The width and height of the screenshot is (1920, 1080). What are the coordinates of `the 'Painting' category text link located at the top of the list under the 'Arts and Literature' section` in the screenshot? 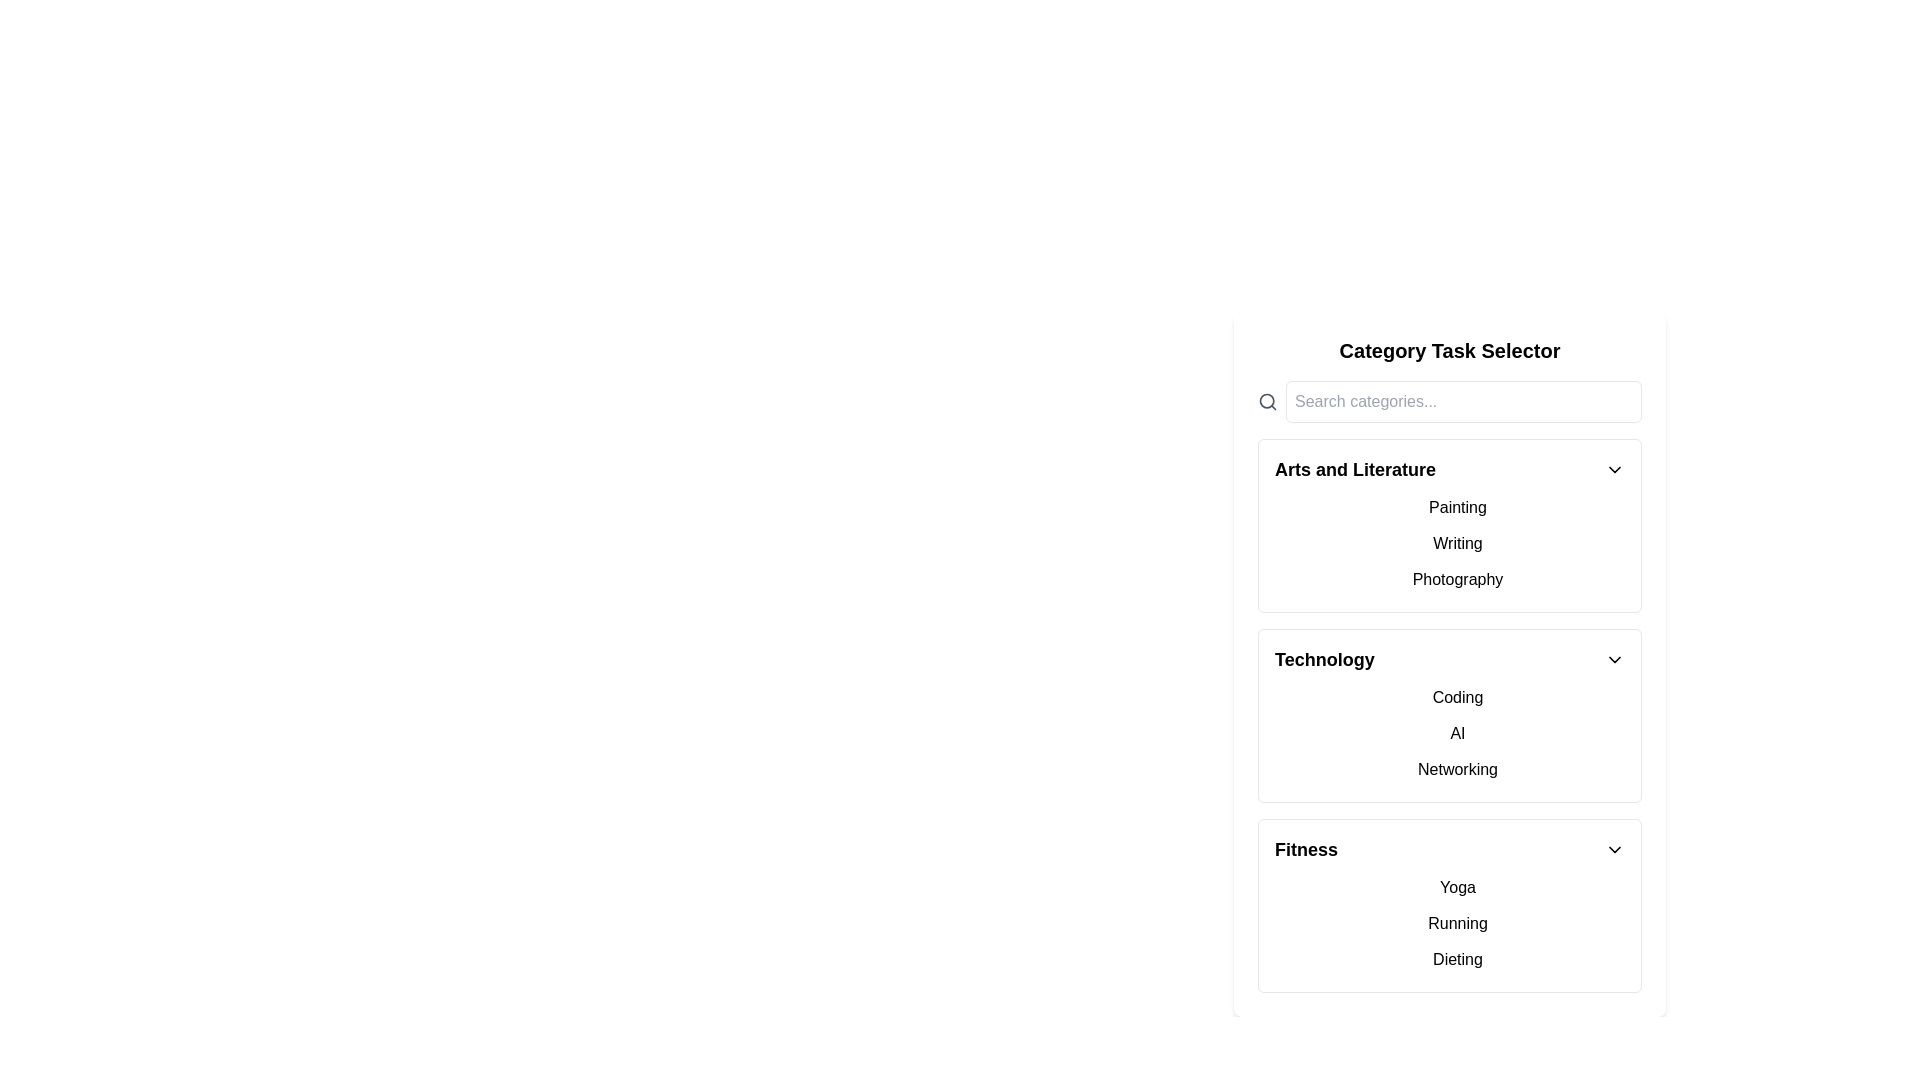 It's located at (1458, 507).